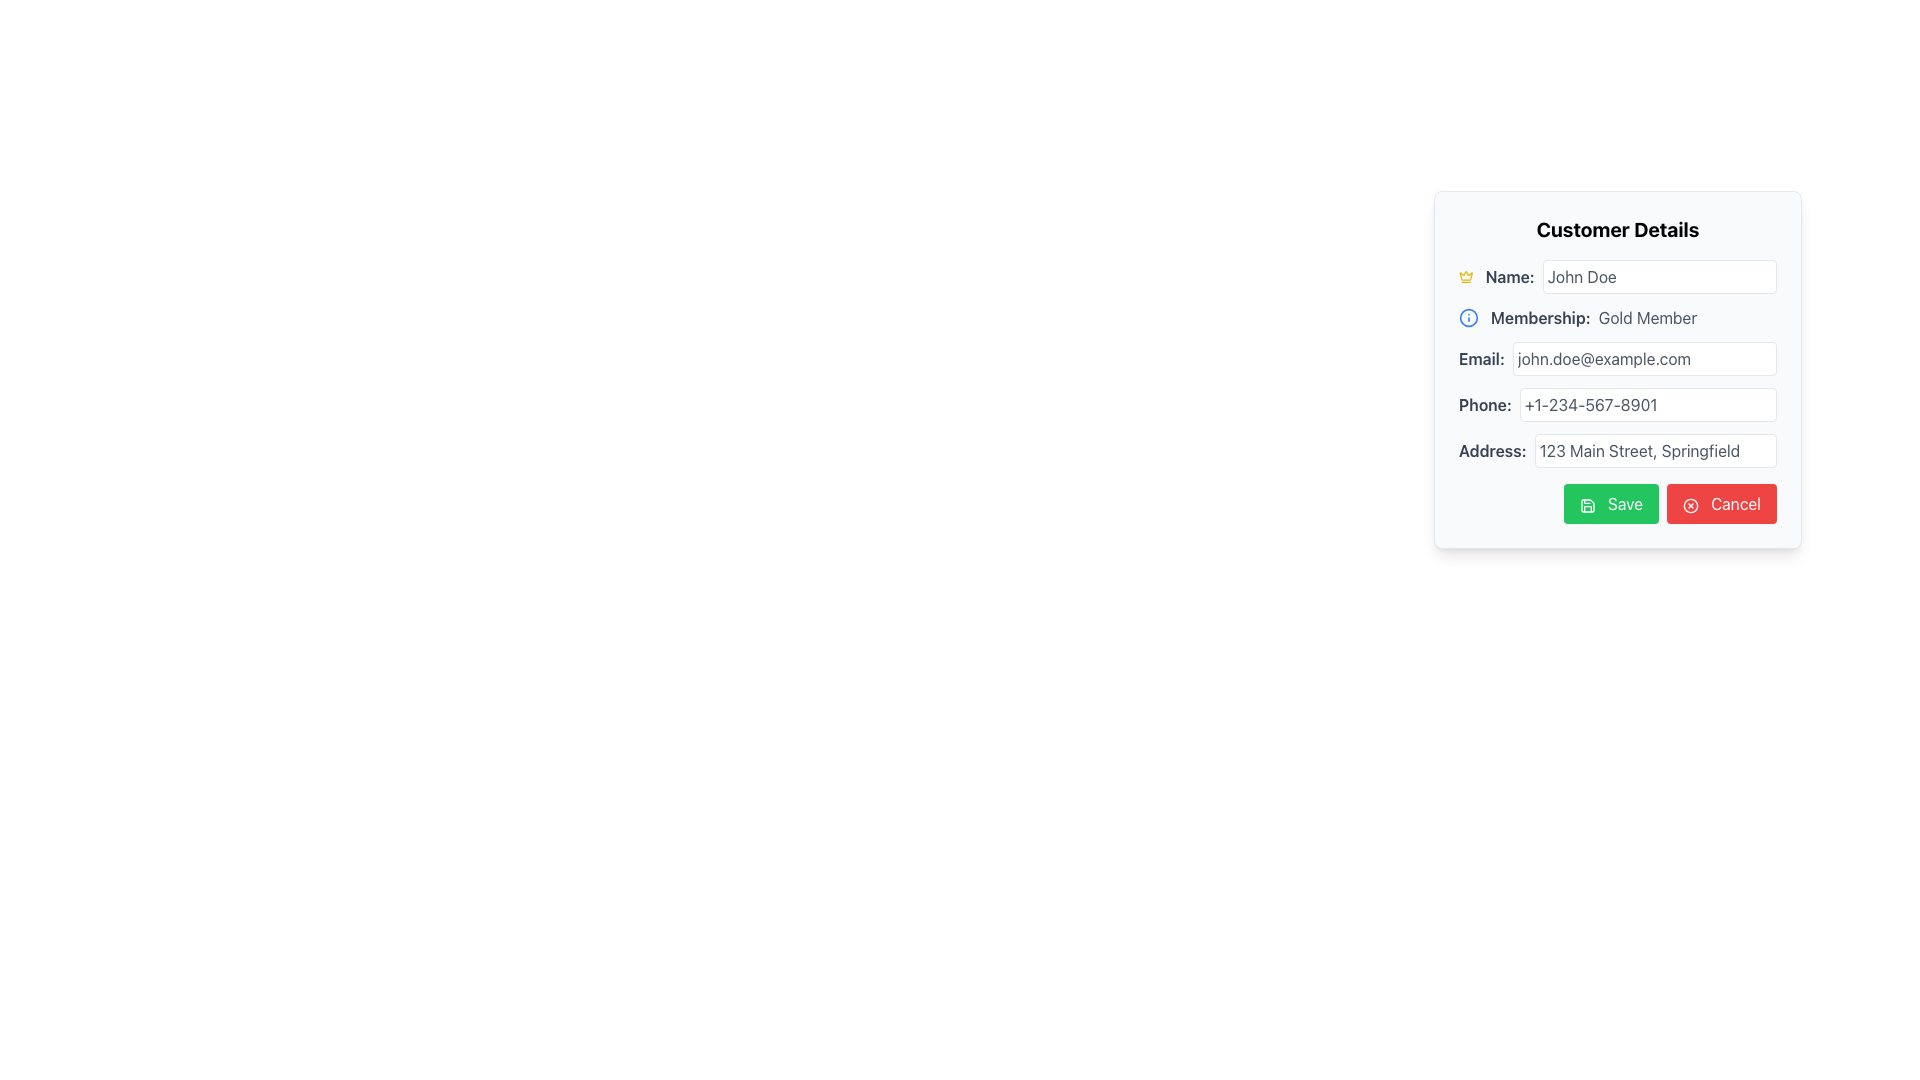 The width and height of the screenshot is (1920, 1080). What do you see at coordinates (1648, 405) in the screenshot?
I see `the text input field for the phone number, which is labeled 'Phone:' and contains the default text '+1-234-567-8901'` at bounding box center [1648, 405].